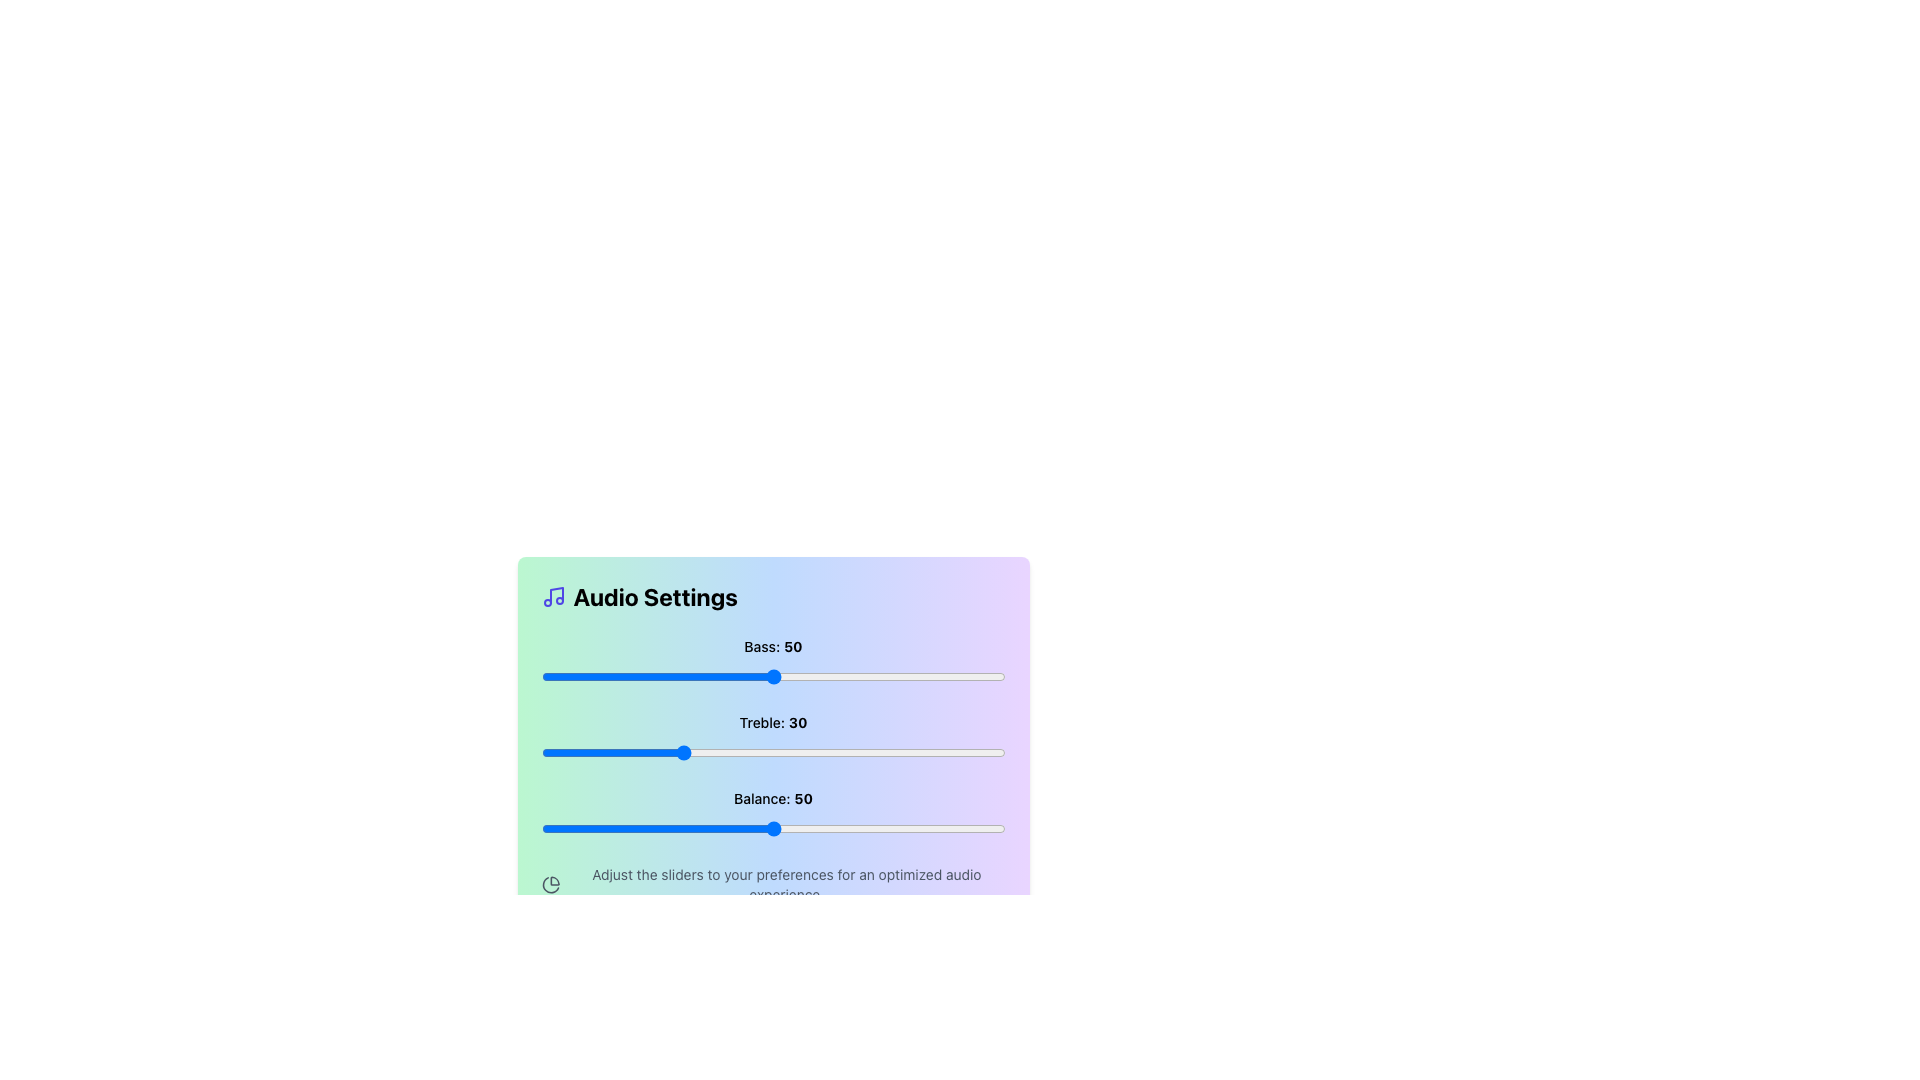 The height and width of the screenshot is (1080, 1920). Describe the element at coordinates (772, 797) in the screenshot. I see `the 'Balance' text label in the 'Audio Settings' section, which indicates the current balance setting as '50'` at that location.